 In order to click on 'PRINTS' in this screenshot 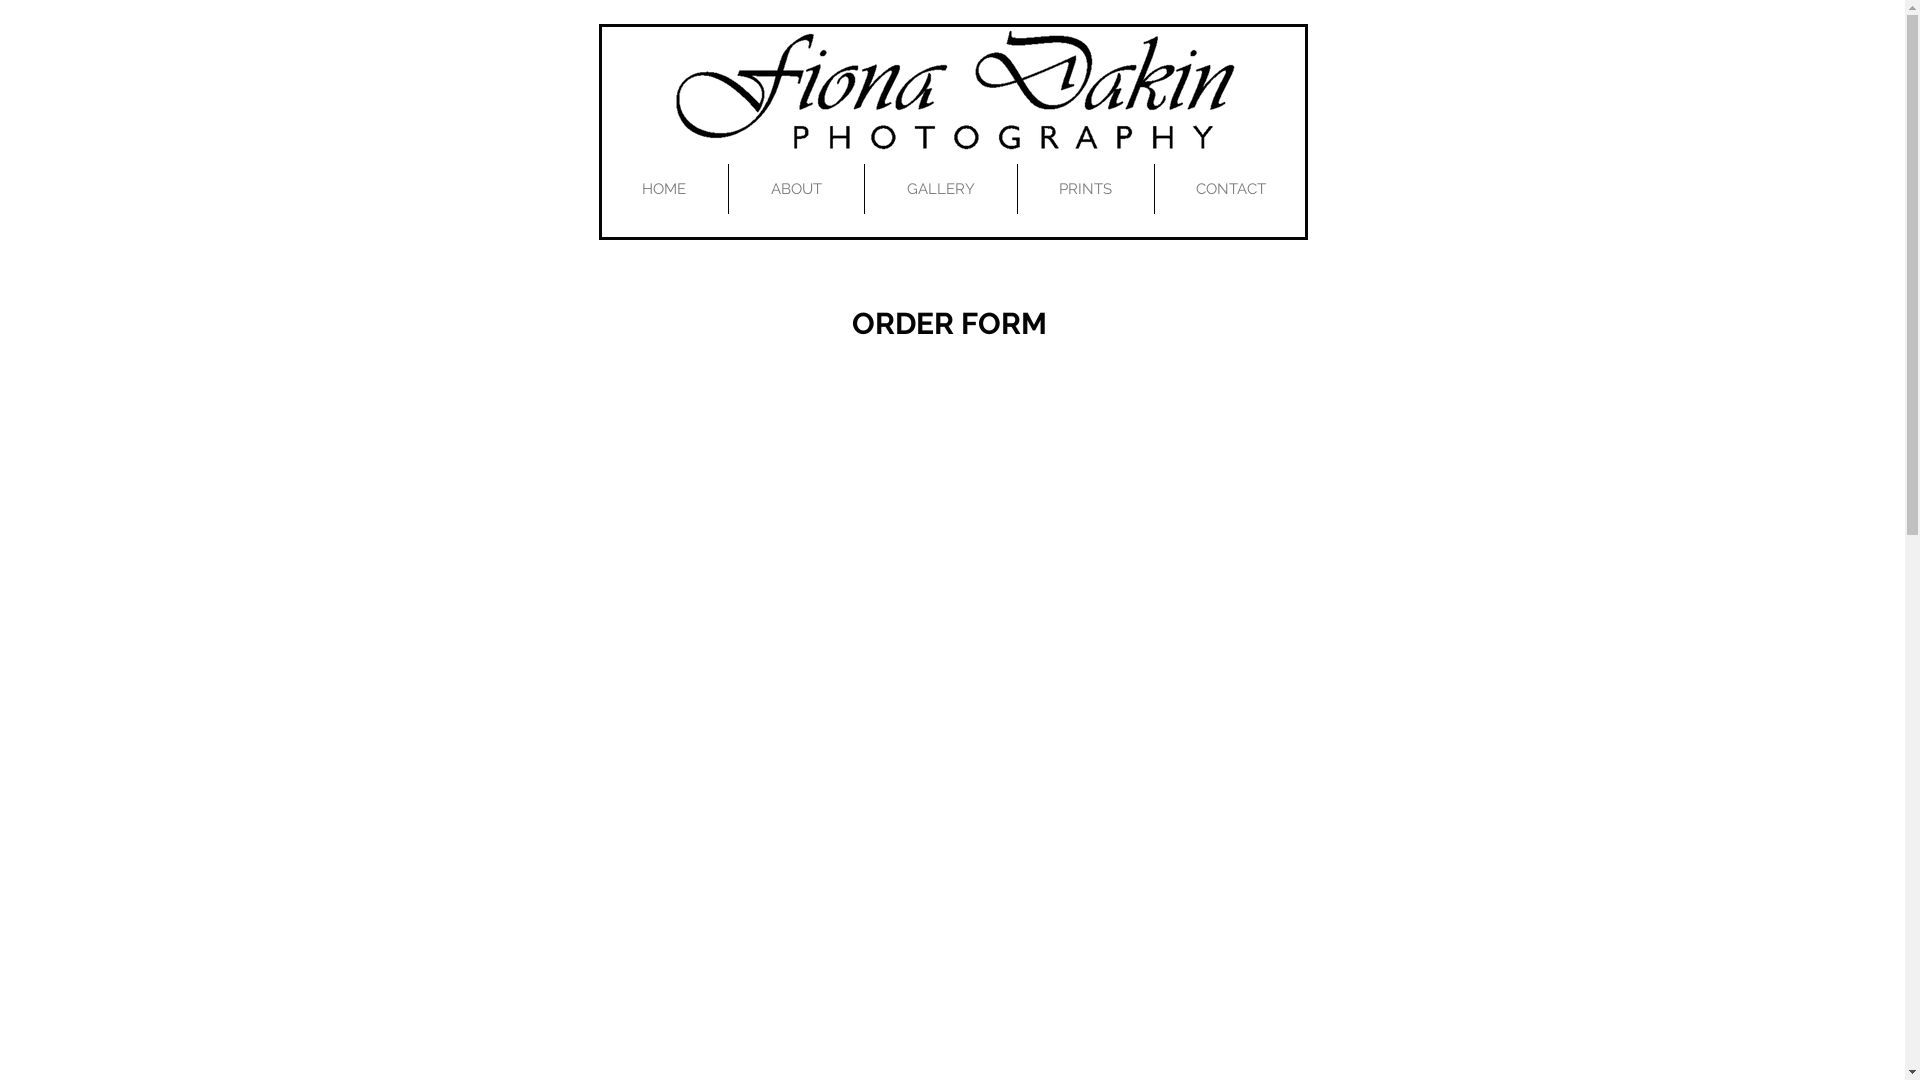, I will do `click(1084, 189)`.